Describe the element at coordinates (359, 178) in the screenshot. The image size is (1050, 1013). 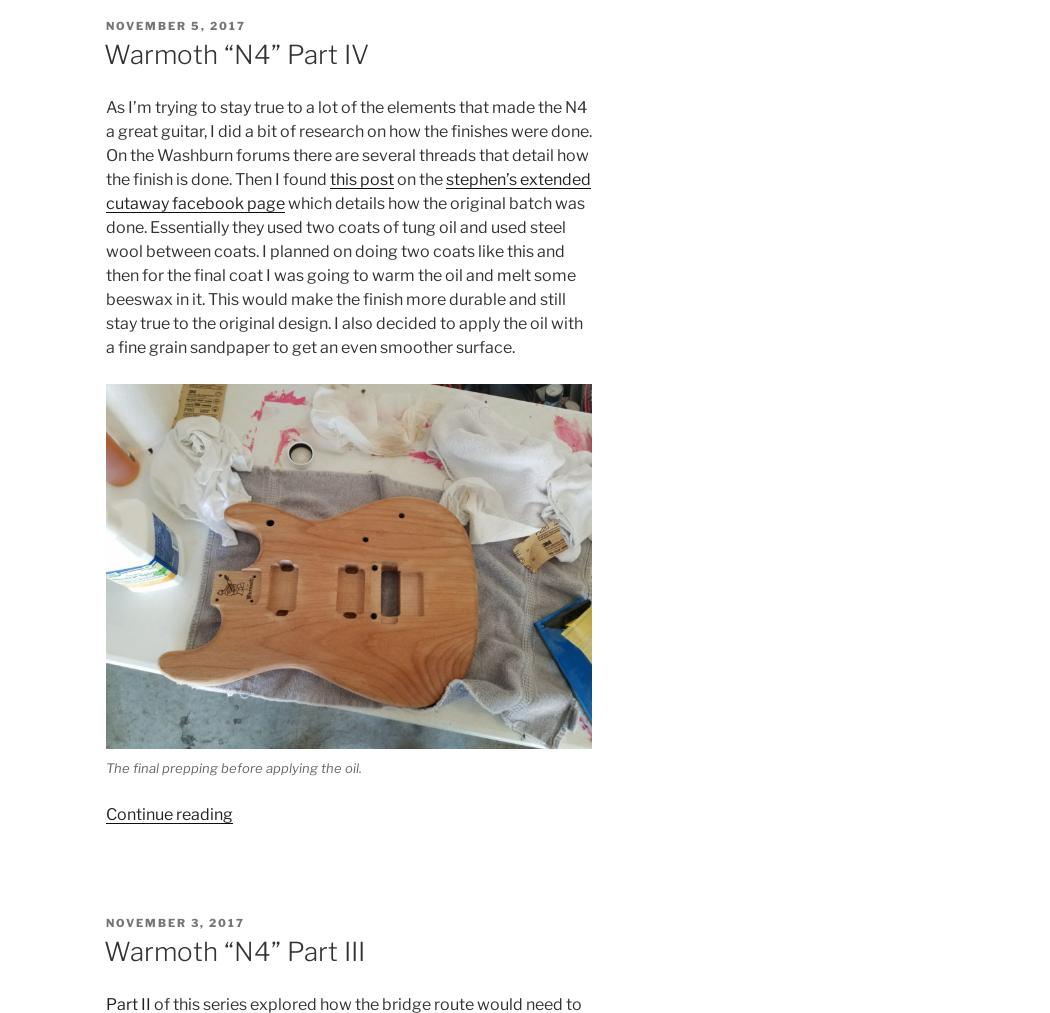
I see `'this post'` at that location.